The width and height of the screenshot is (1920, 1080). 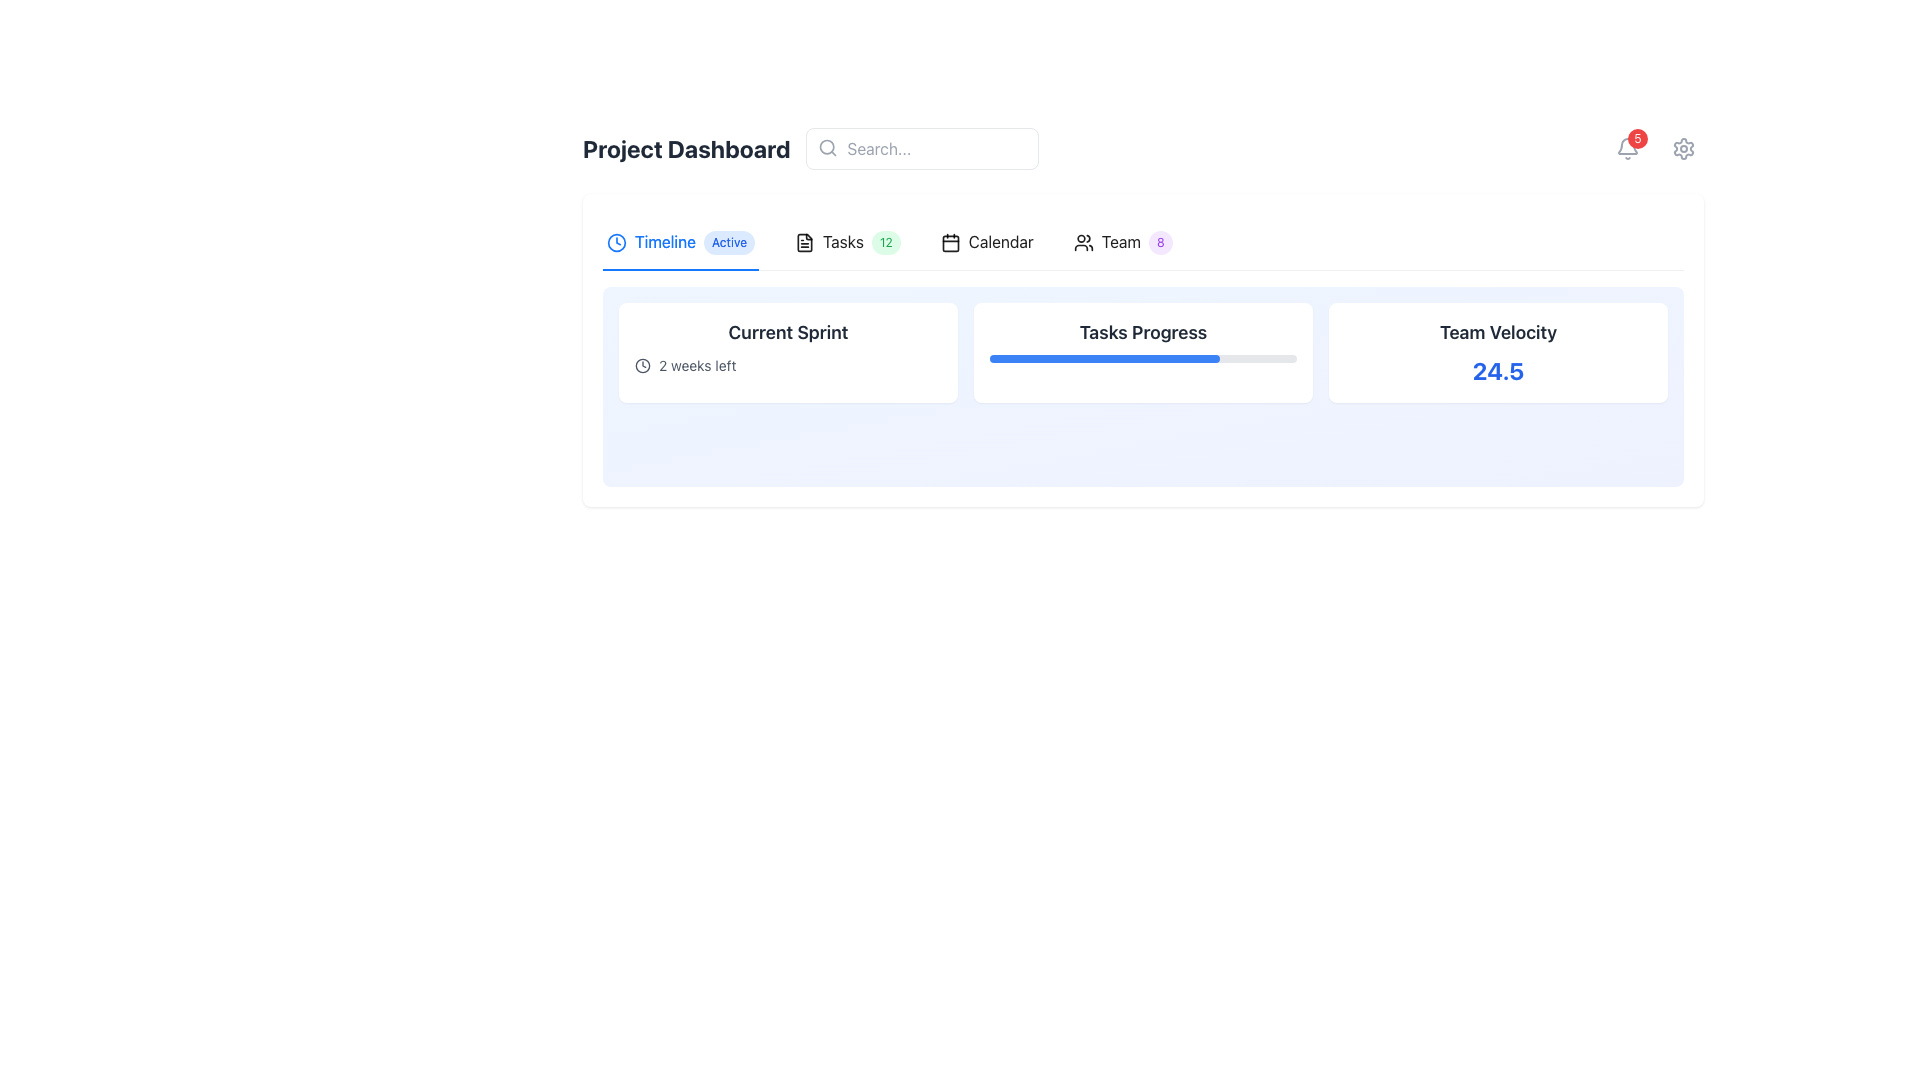 What do you see at coordinates (847, 241) in the screenshot?
I see `the 'Tasks' tab navigation item with a green badge displaying '12'` at bounding box center [847, 241].